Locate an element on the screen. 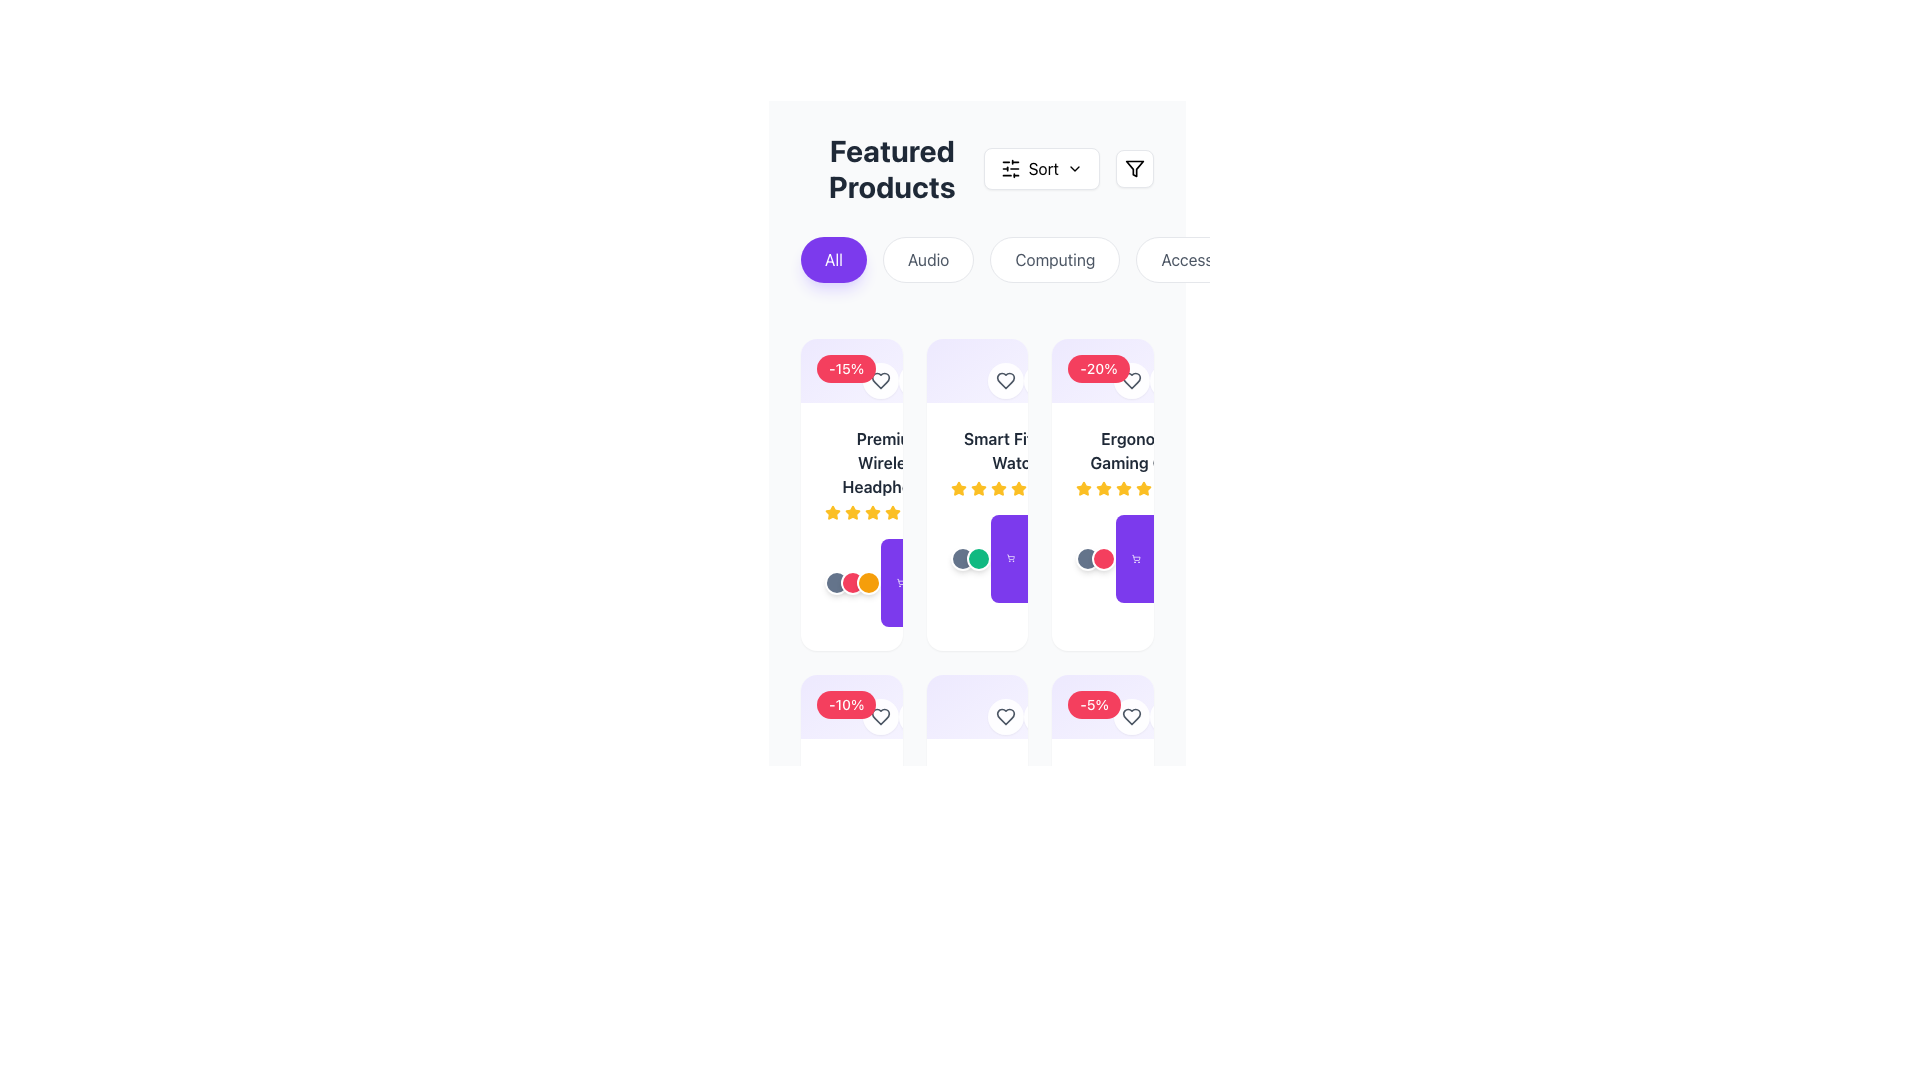  the discount label indicating the promotional offer for the Ergonomic Gaming Chair located in the top-left corner of the third product card is located at coordinates (1102, 370).